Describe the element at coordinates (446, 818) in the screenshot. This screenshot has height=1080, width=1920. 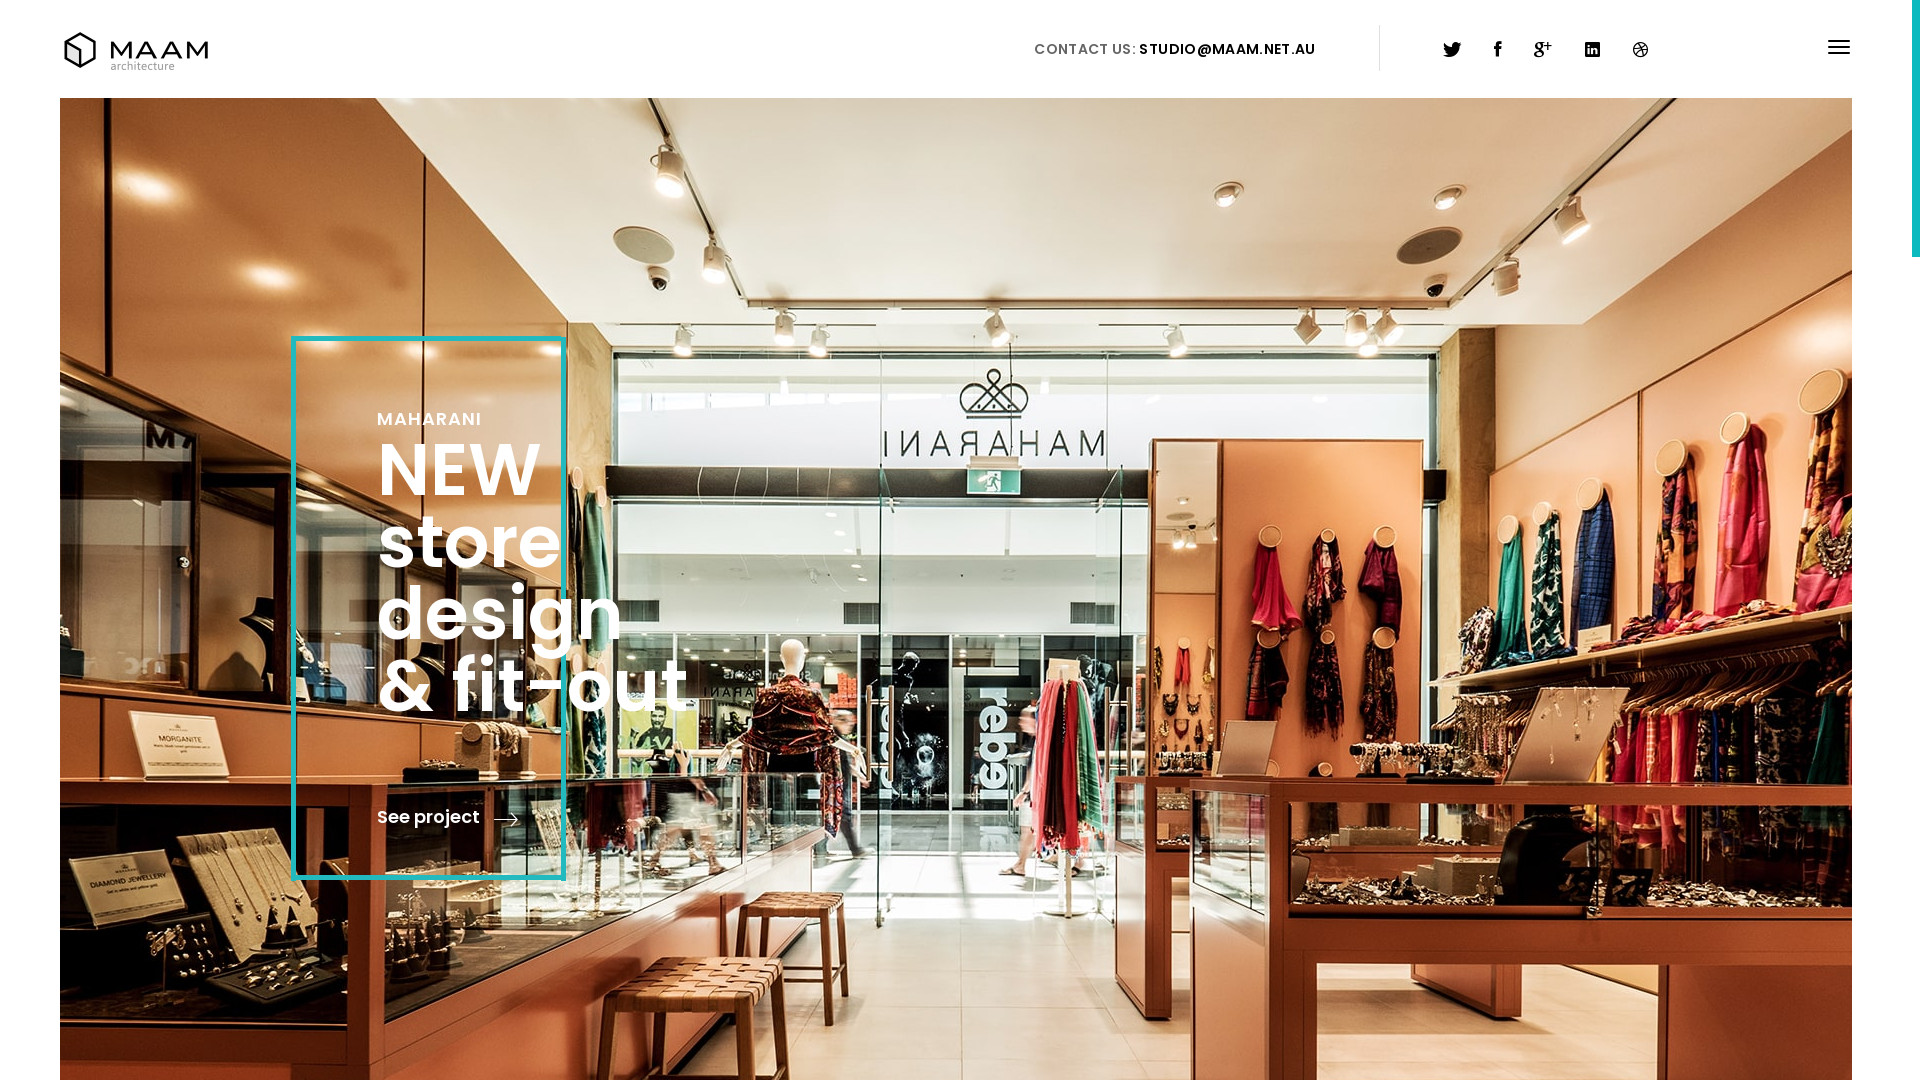
I see `'See project'` at that location.